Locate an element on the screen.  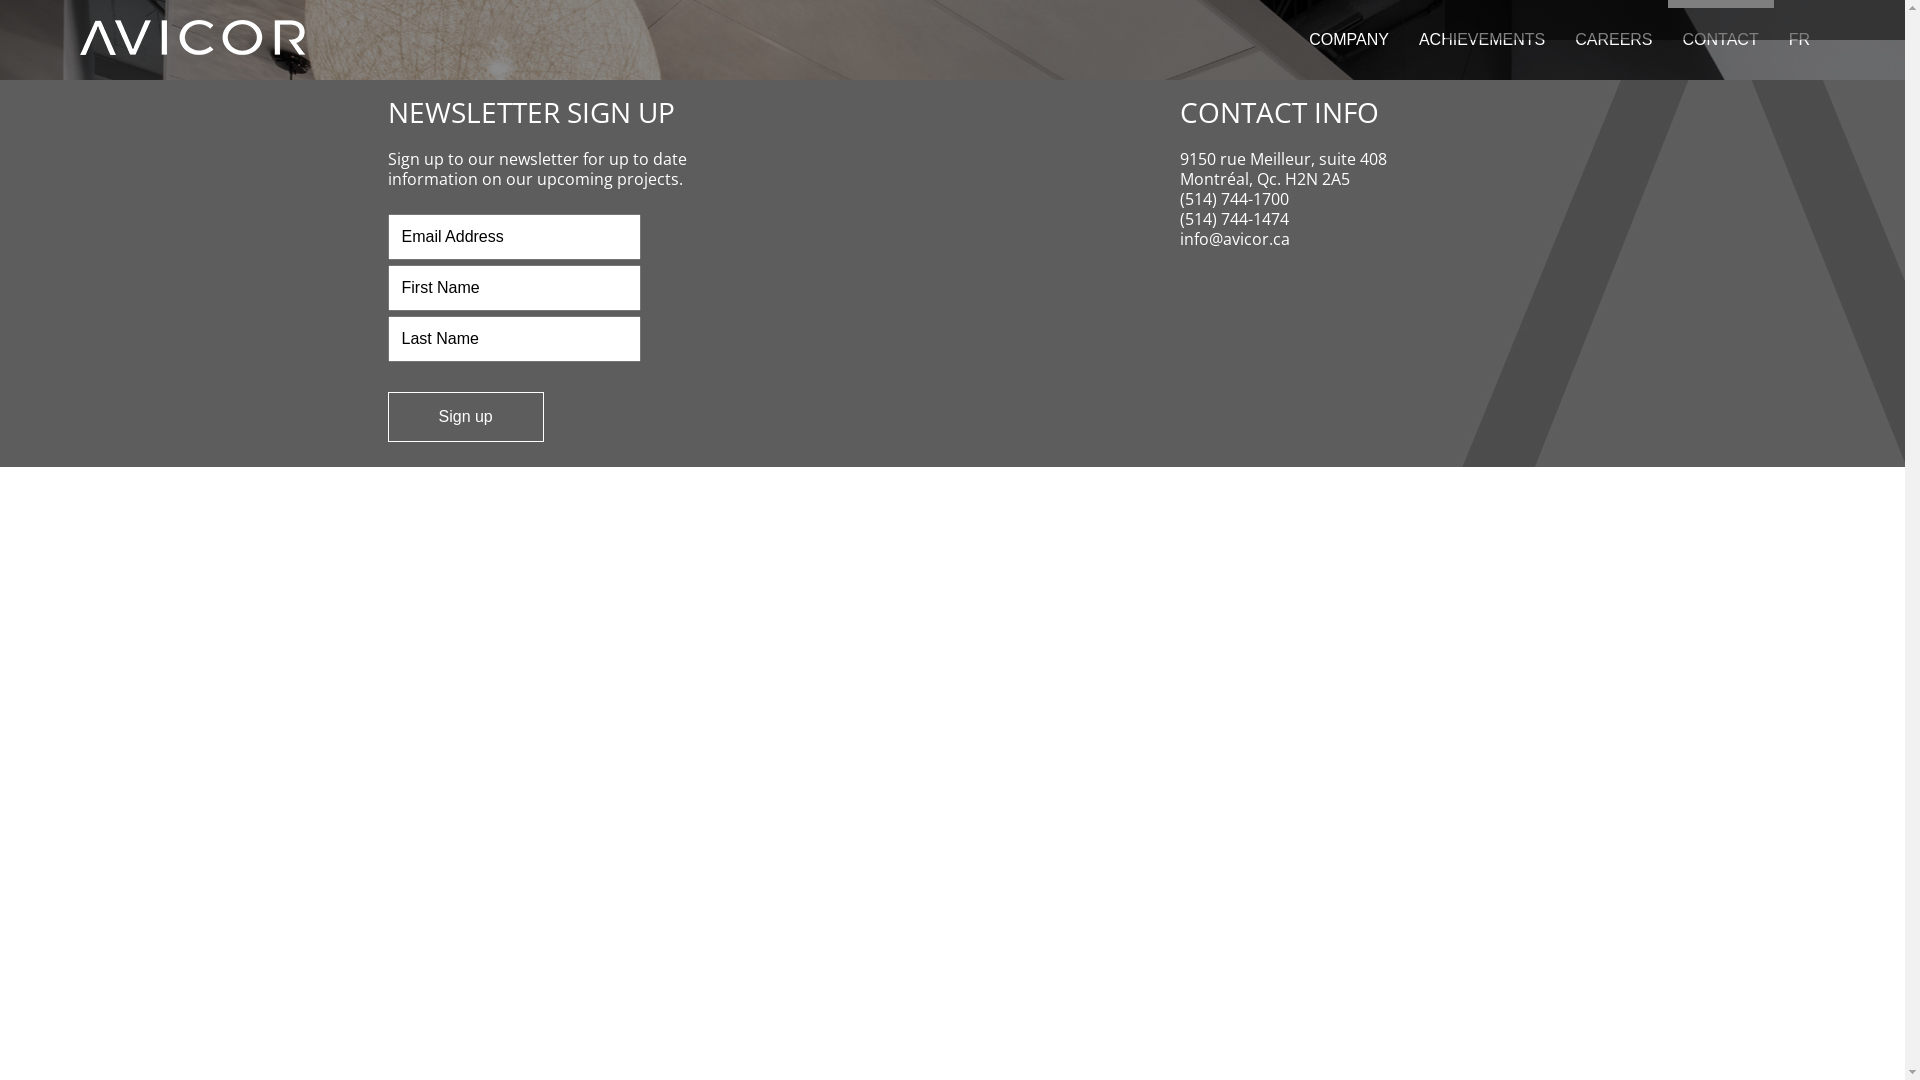
'Sign up' is located at coordinates (464, 415).